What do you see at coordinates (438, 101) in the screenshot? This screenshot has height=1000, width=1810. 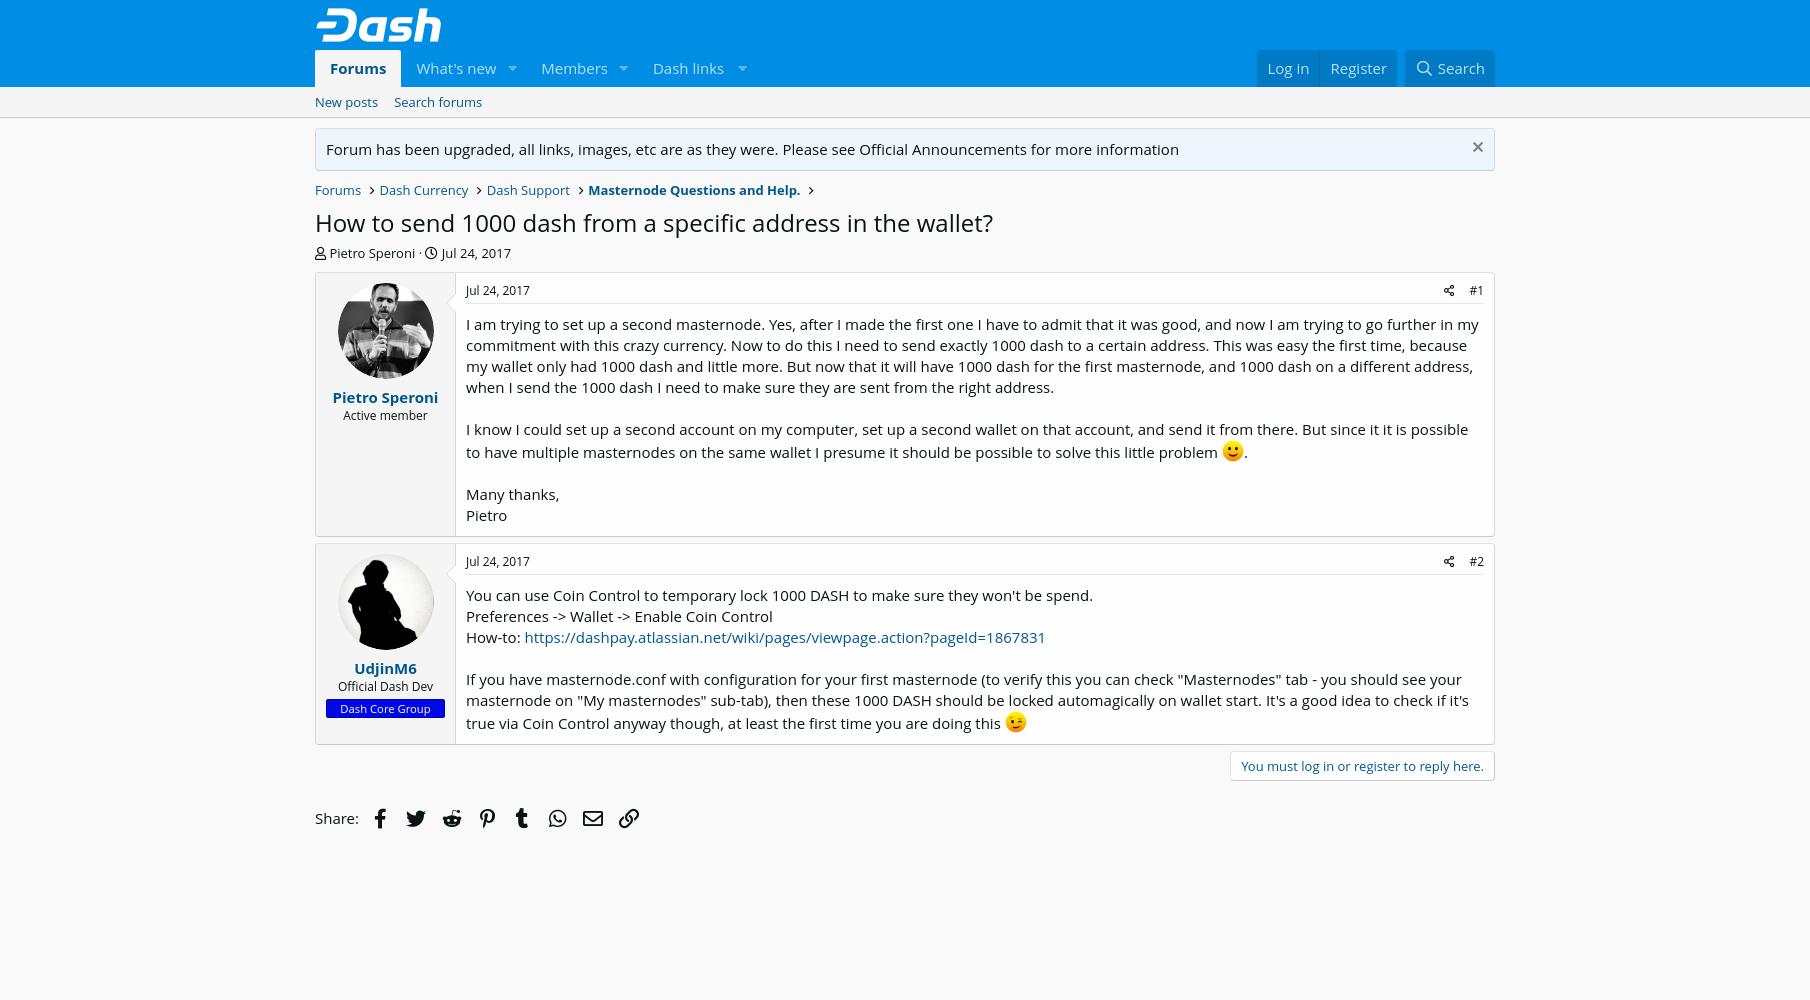 I see `'Search forums'` at bounding box center [438, 101].